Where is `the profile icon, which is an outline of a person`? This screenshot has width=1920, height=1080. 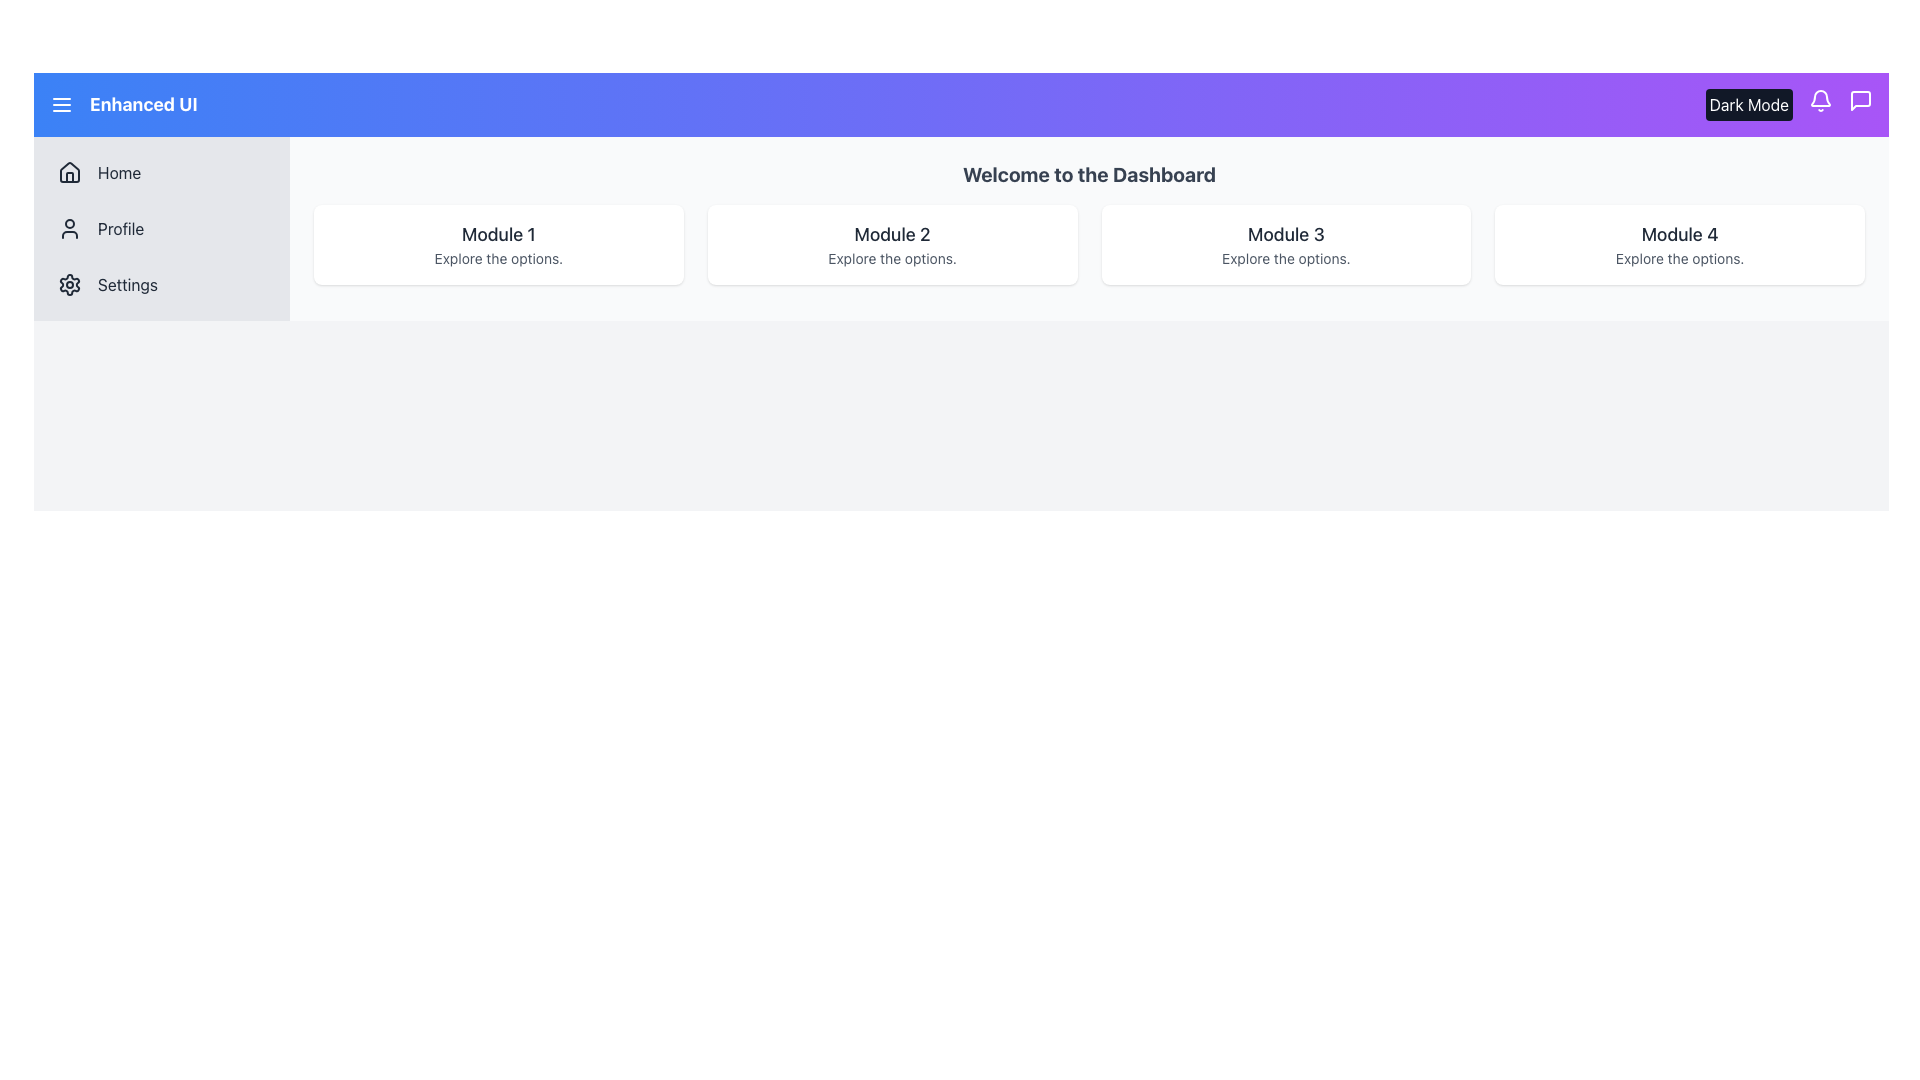 the profile icon, which is an outline of a person is located at coordinates (70, 227).